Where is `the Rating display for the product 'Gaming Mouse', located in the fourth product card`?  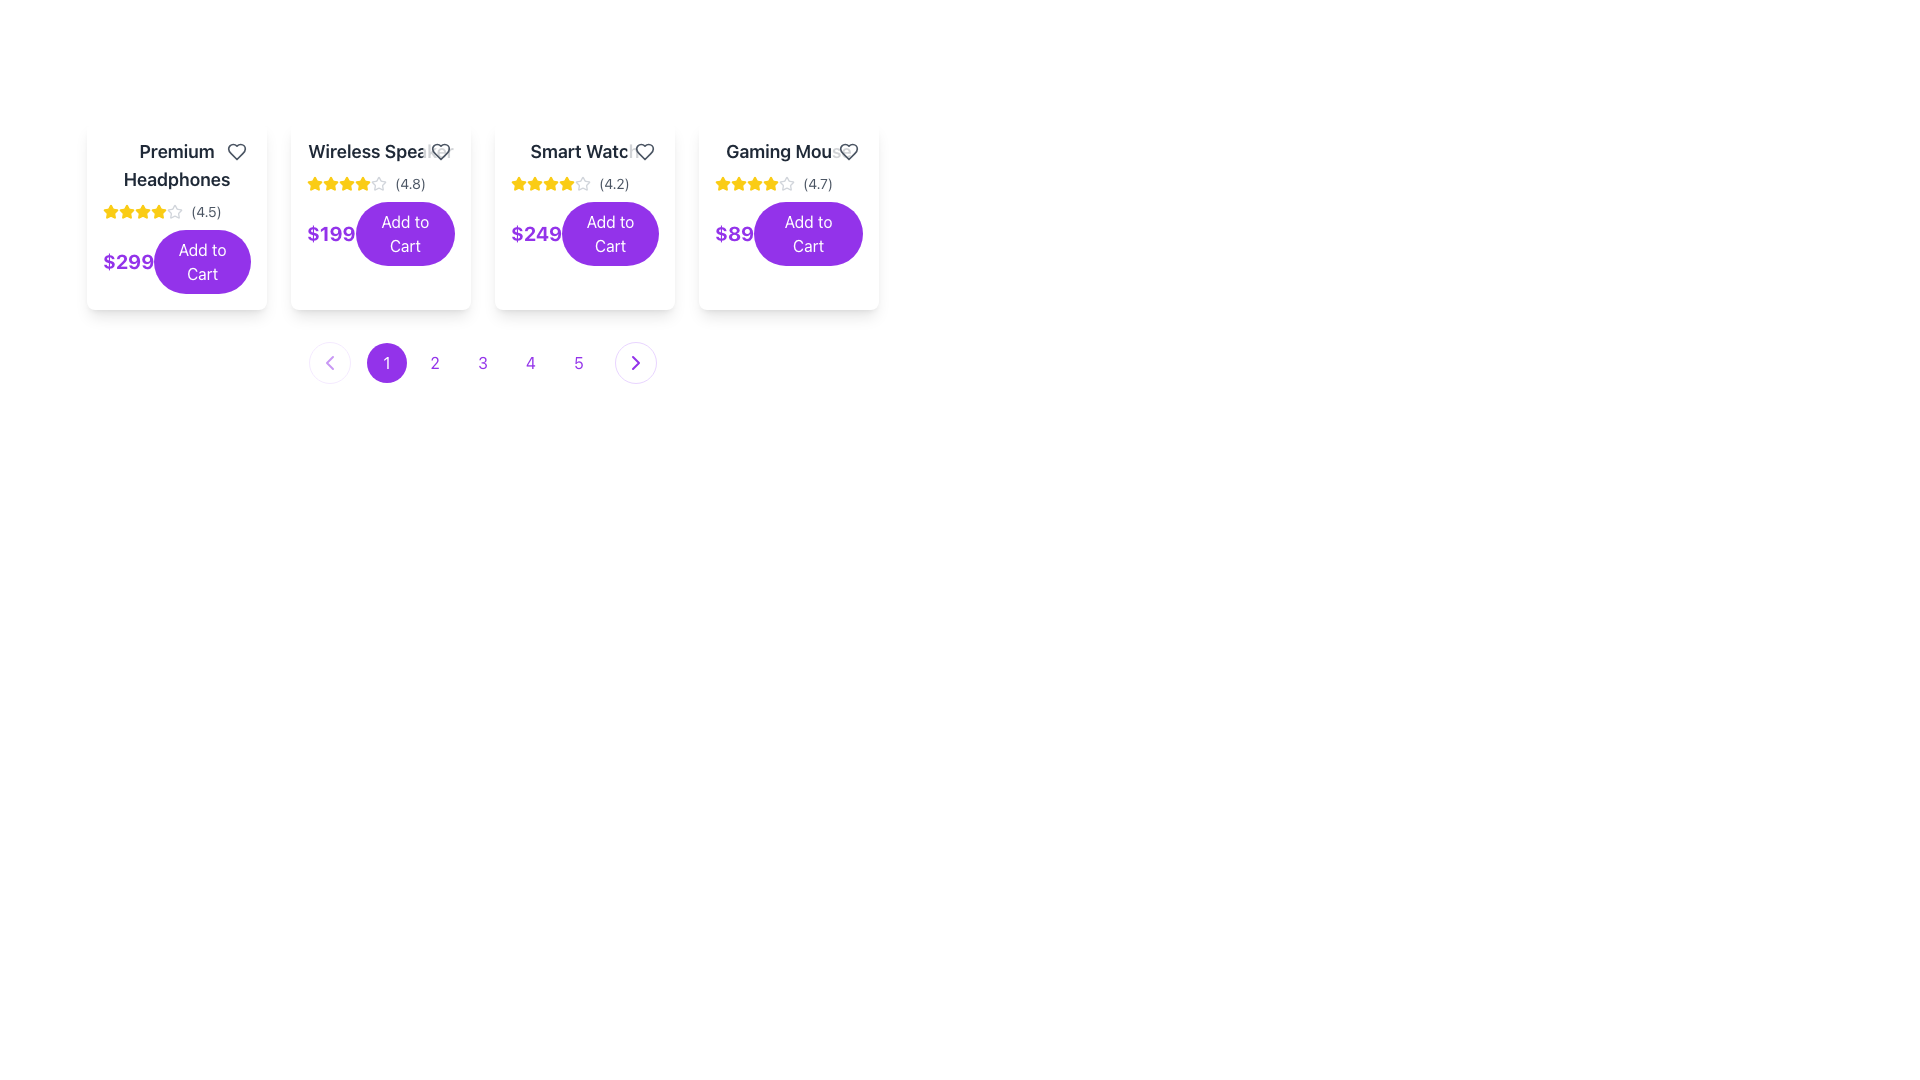 the Rating display for the product 'Gaming Mouse', located in the fourth product card is located at coordinates (787, 184).